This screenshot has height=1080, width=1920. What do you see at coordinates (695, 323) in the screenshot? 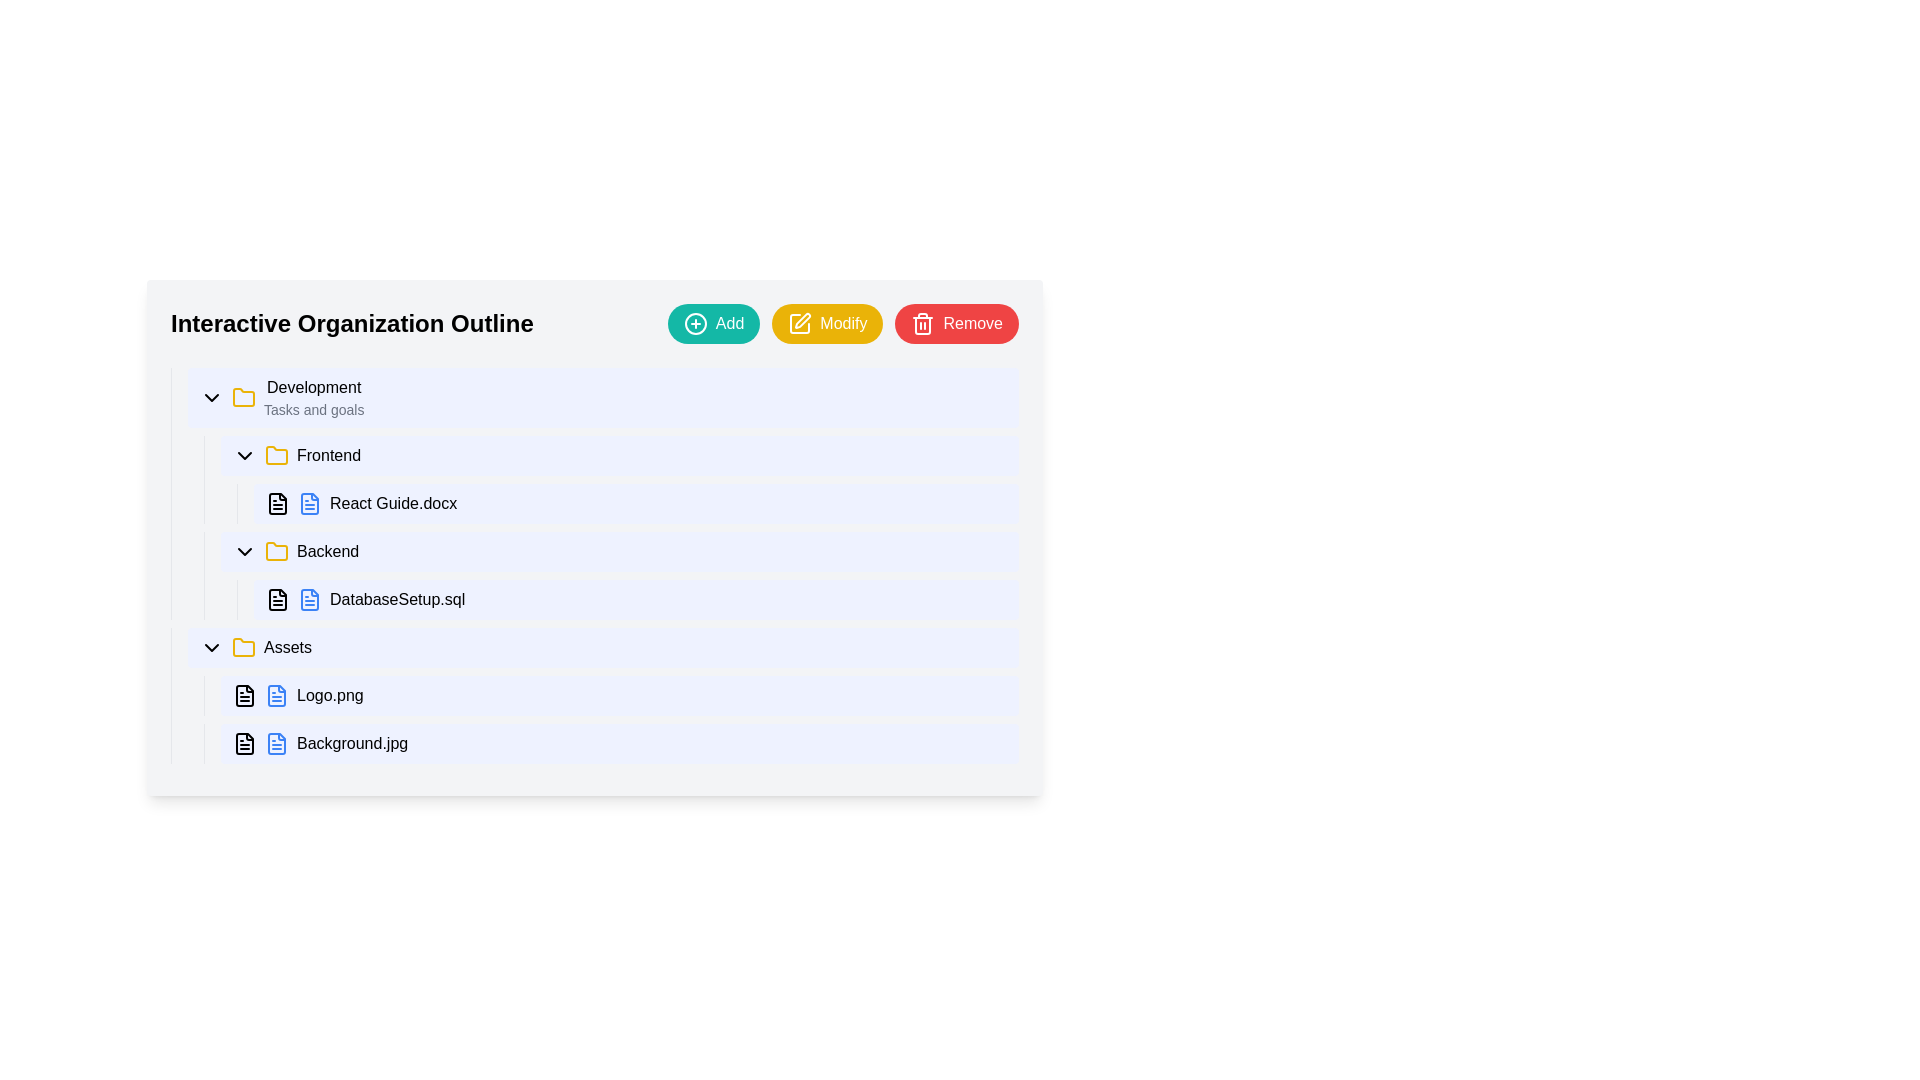
I see `the 'Add' button, which features a decorative circle with a plus sign icon located to the left of the button's text` at bounding box center [695, 323].